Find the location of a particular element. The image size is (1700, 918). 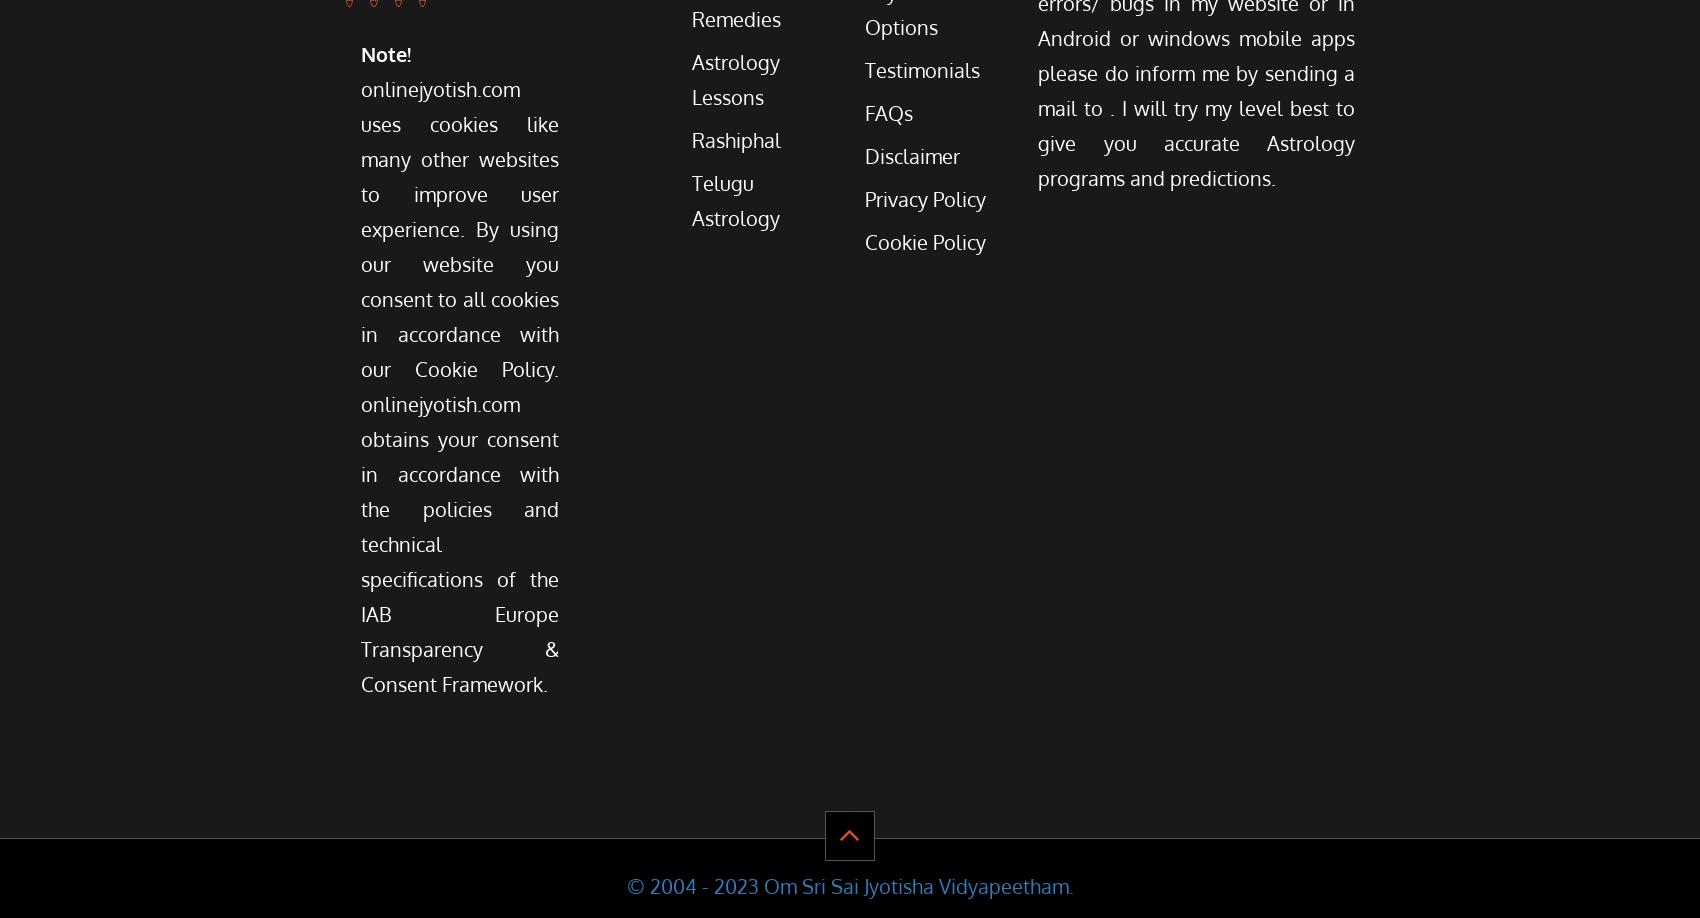

'Astrology Lessons' is located at coordinates (735, 78).